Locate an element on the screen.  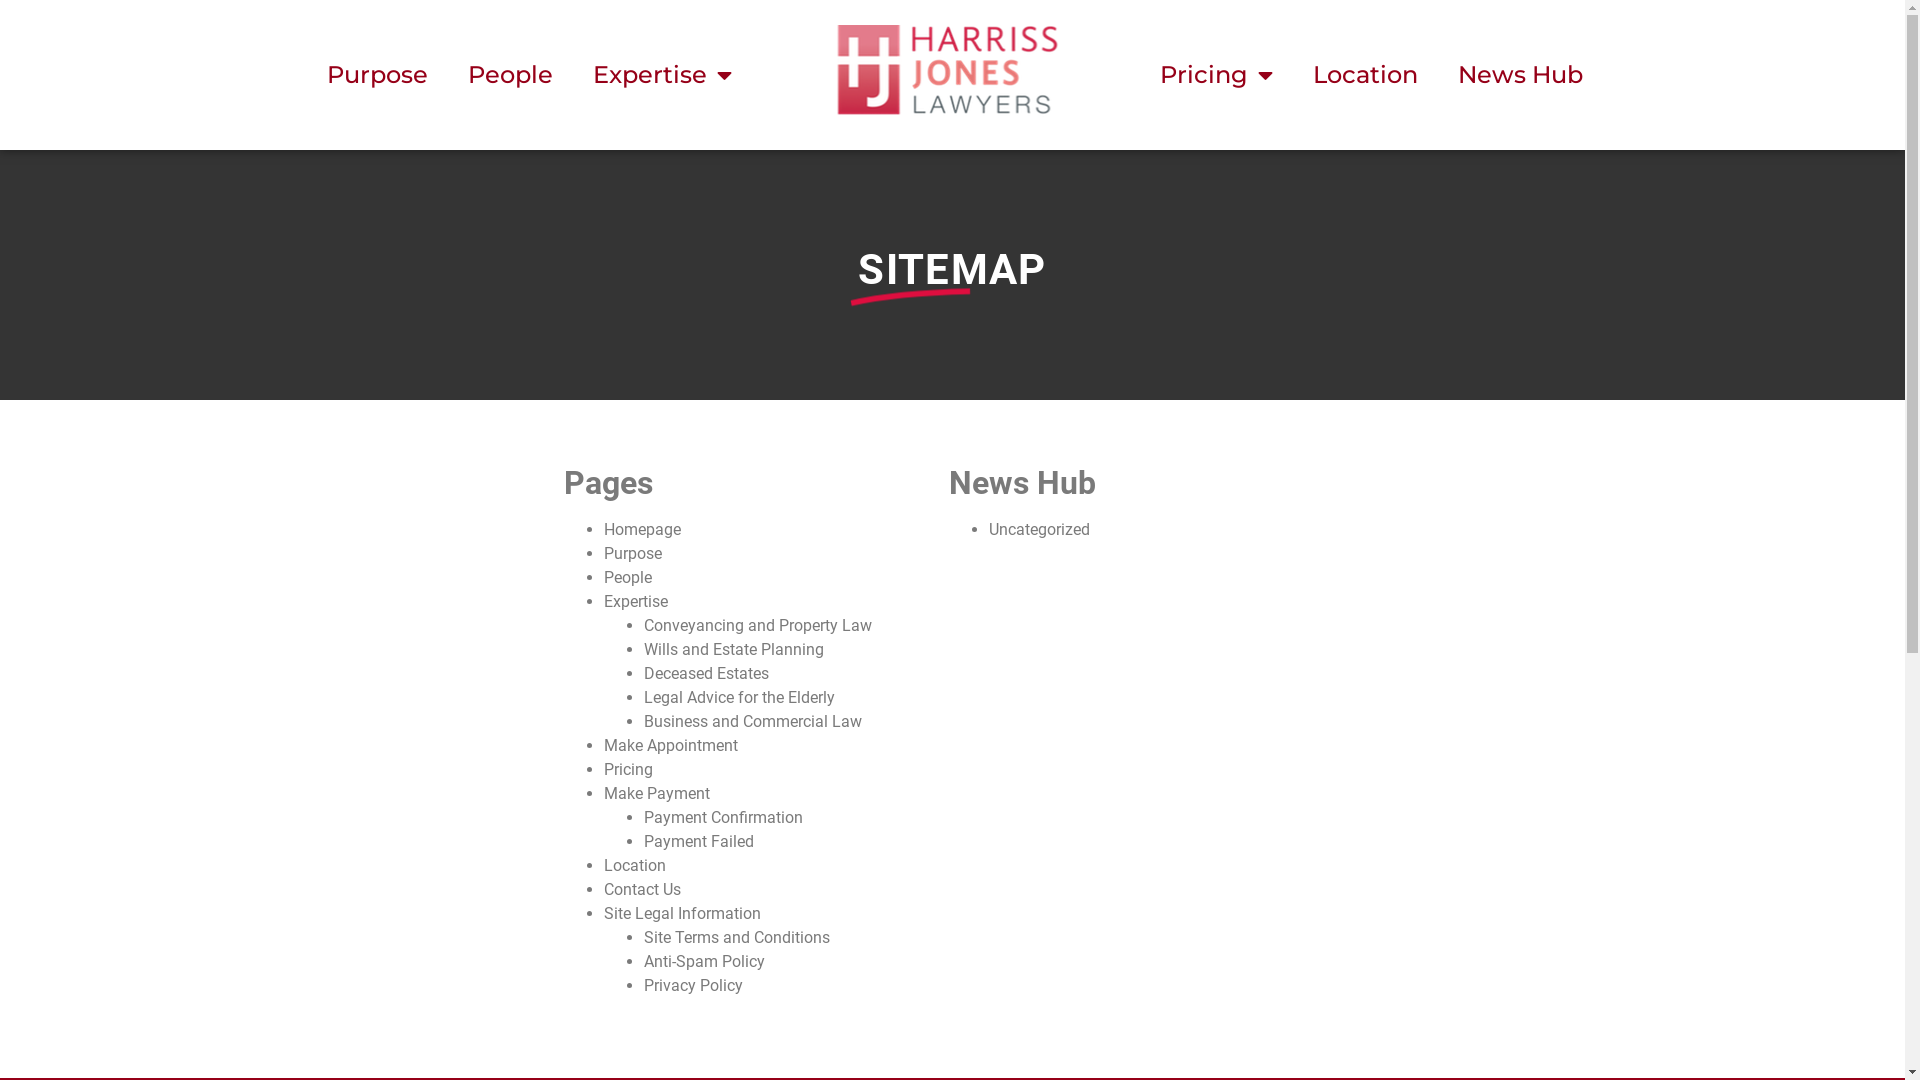
'Pricing' is located at coordinates (627, 768).